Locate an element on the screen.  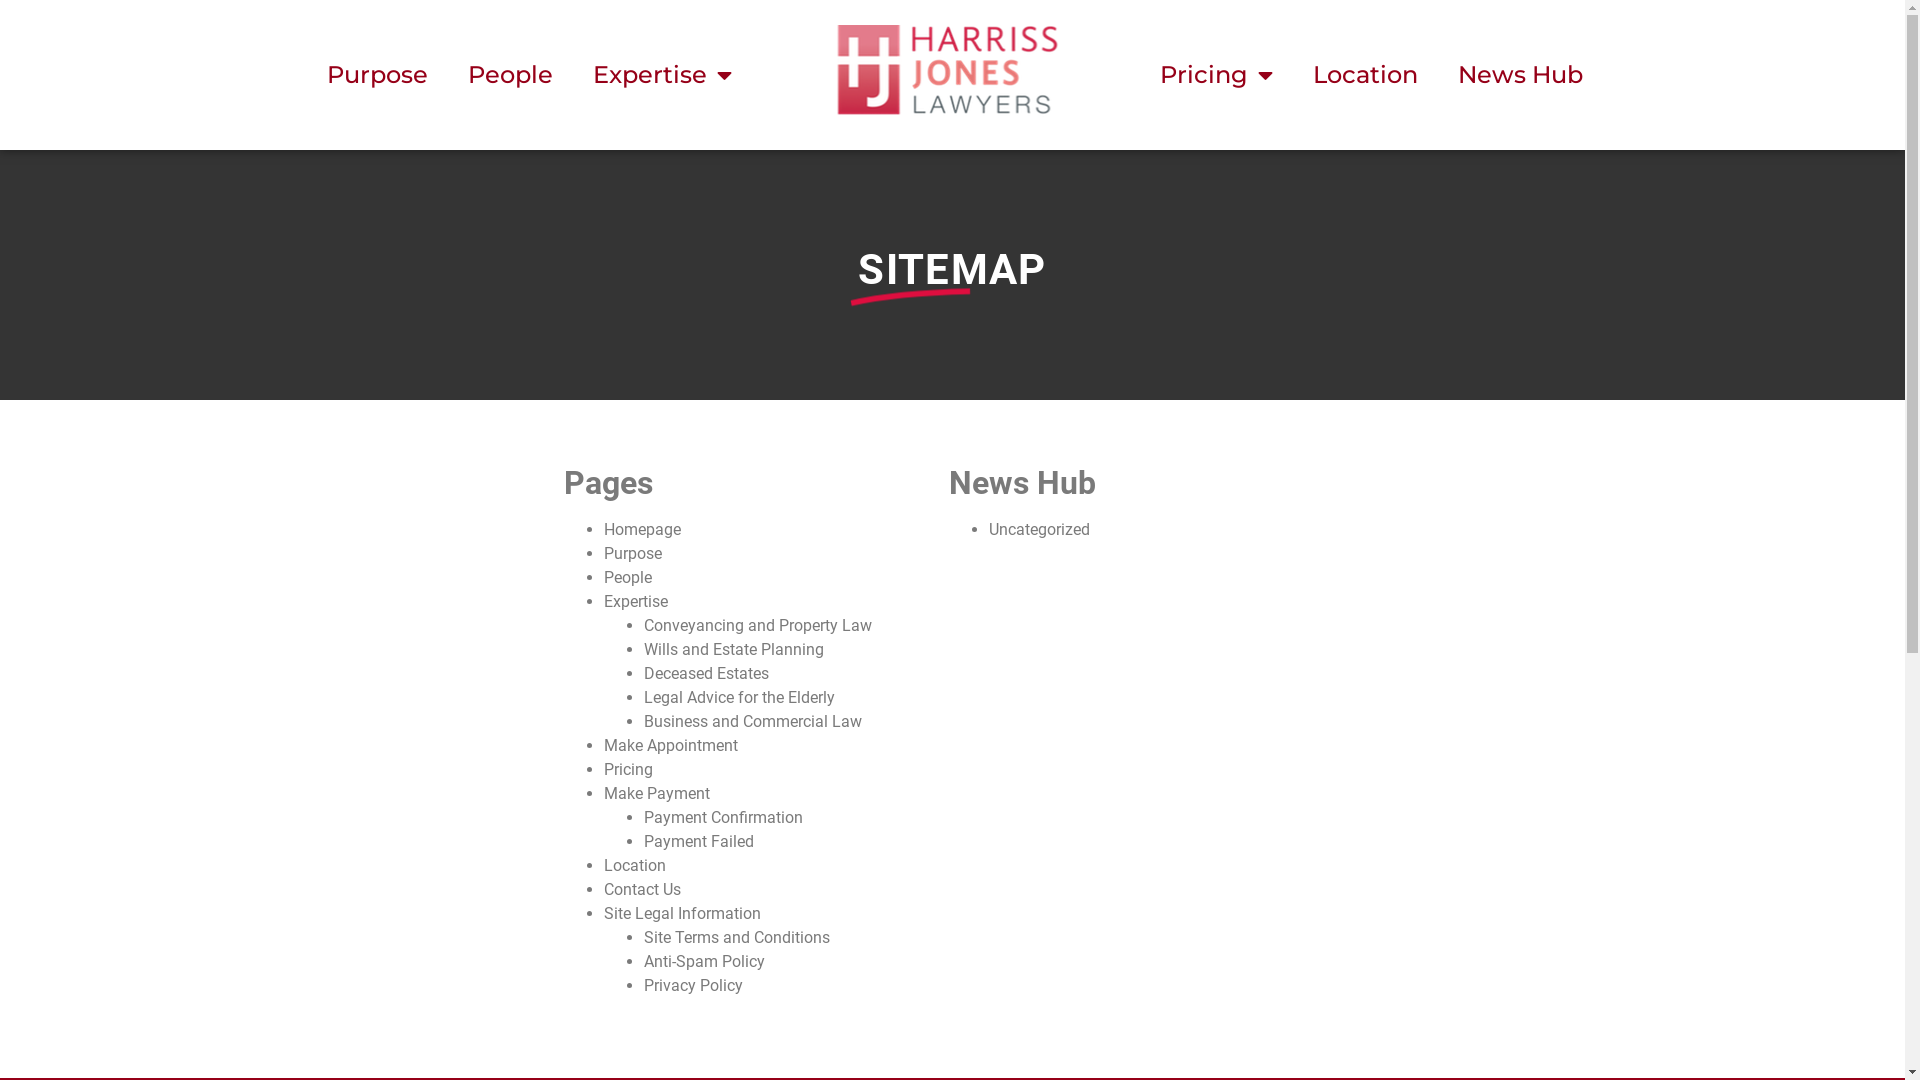
'Pricing' is located at coordinates (627, 768).